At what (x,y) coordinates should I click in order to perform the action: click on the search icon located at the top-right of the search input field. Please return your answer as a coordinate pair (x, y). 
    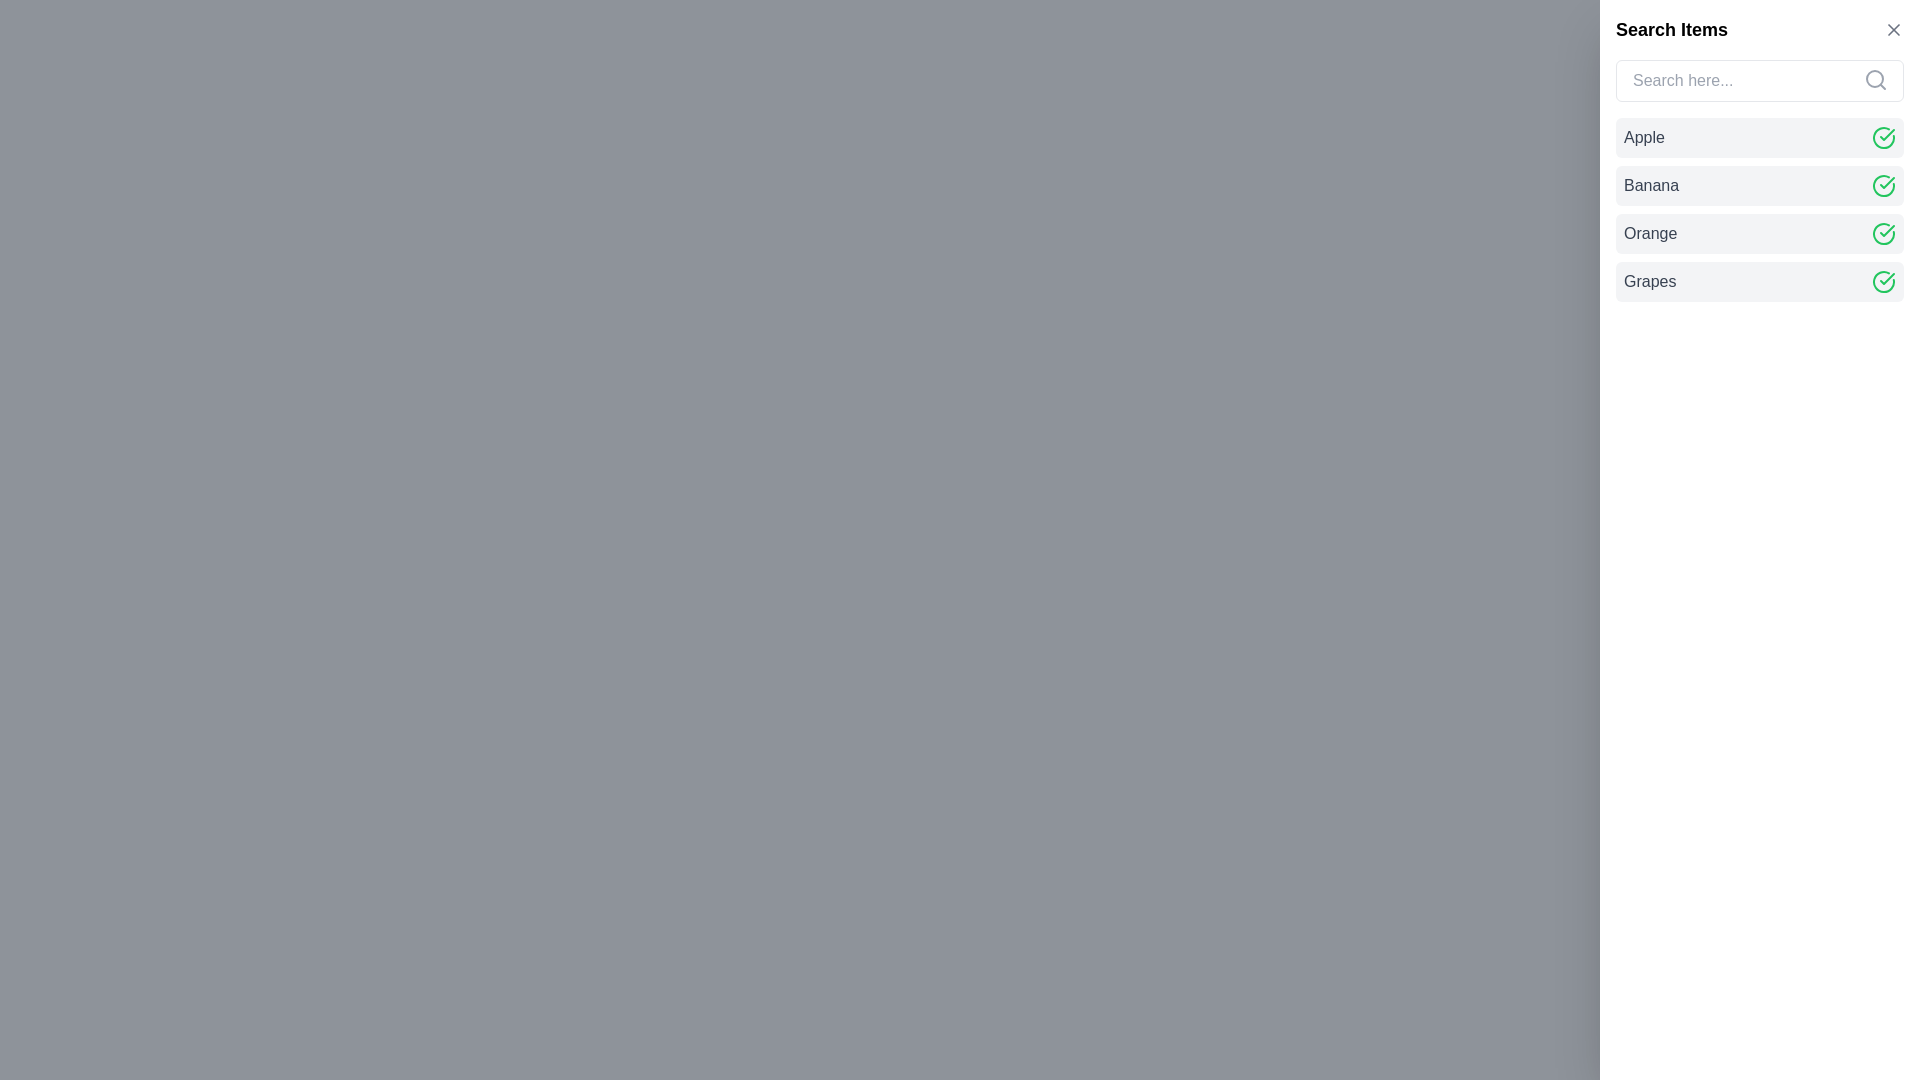
    Looking at the image, I should click on (1875, 79).